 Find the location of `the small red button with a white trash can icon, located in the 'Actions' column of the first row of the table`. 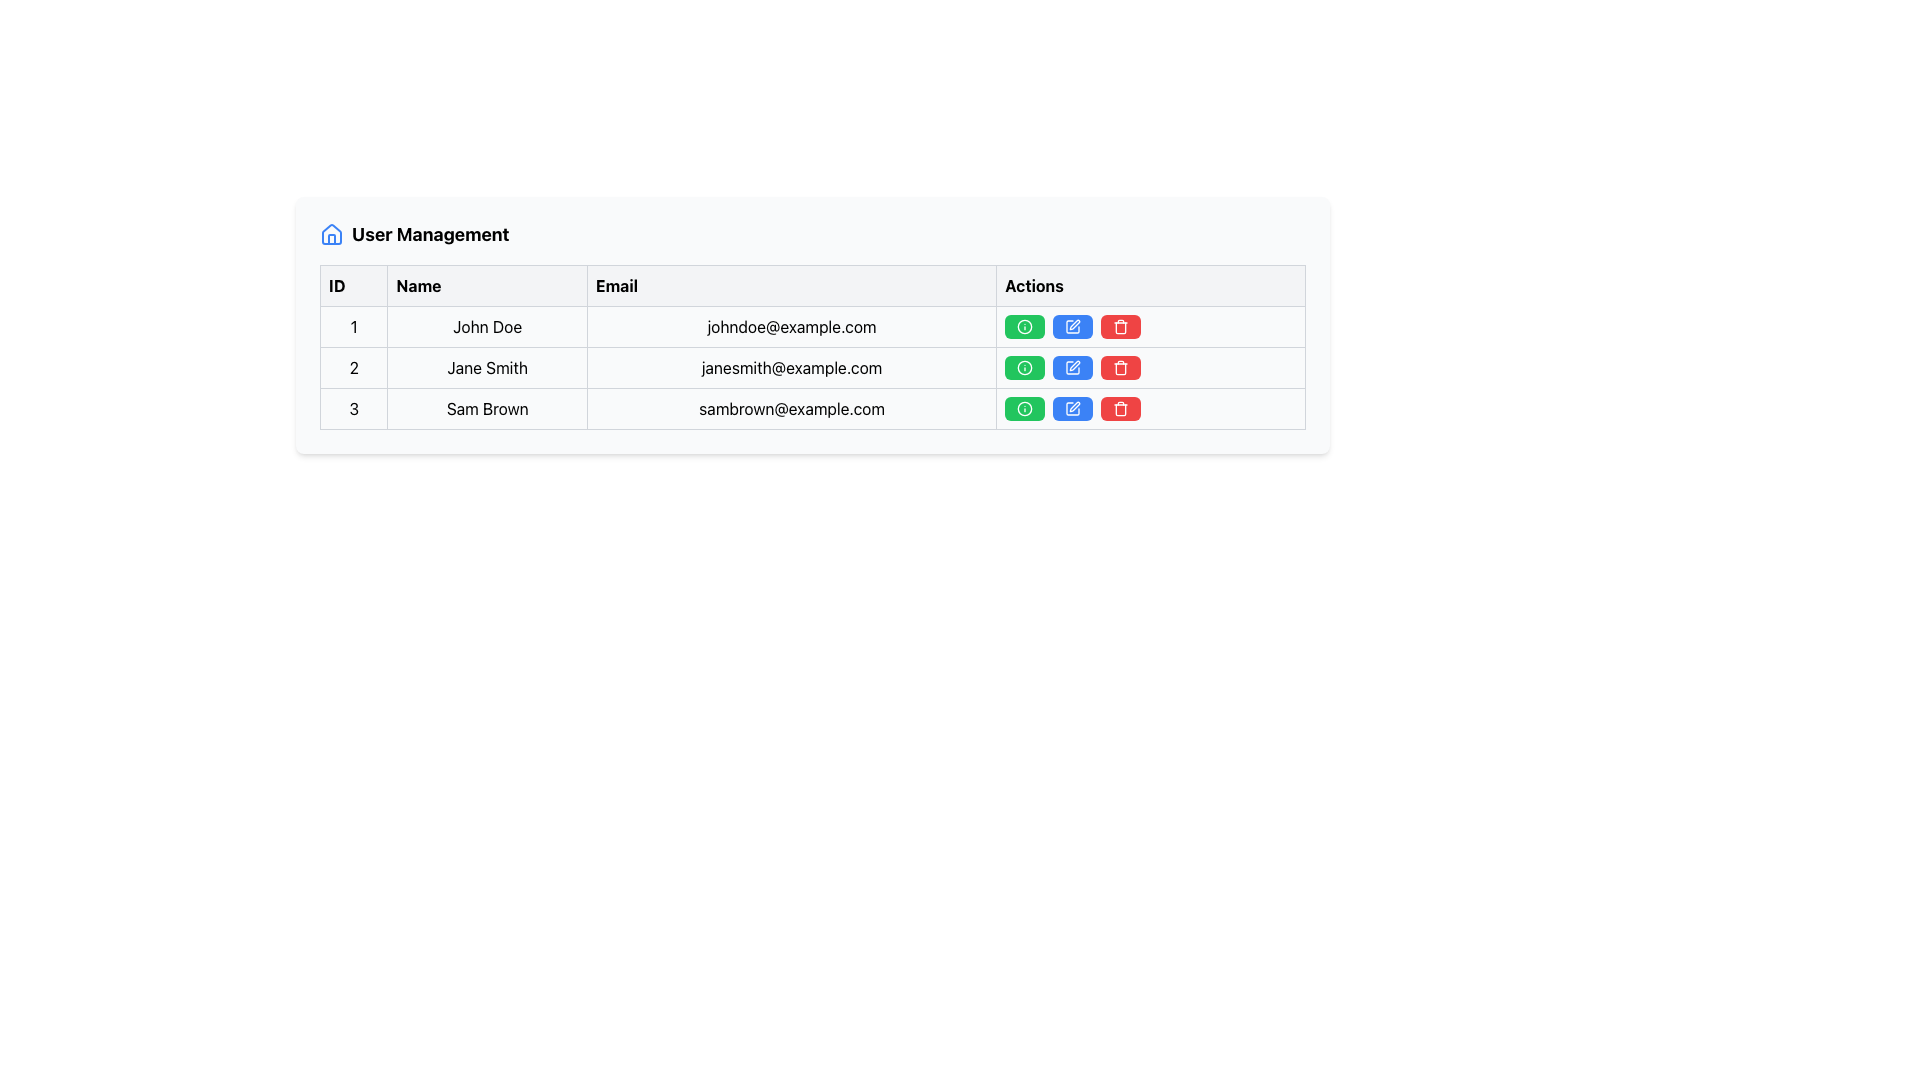

the small red button with a white trash can icon, located in the 'Actions' column of the first row of the table is located at coordinates (1121, 326).